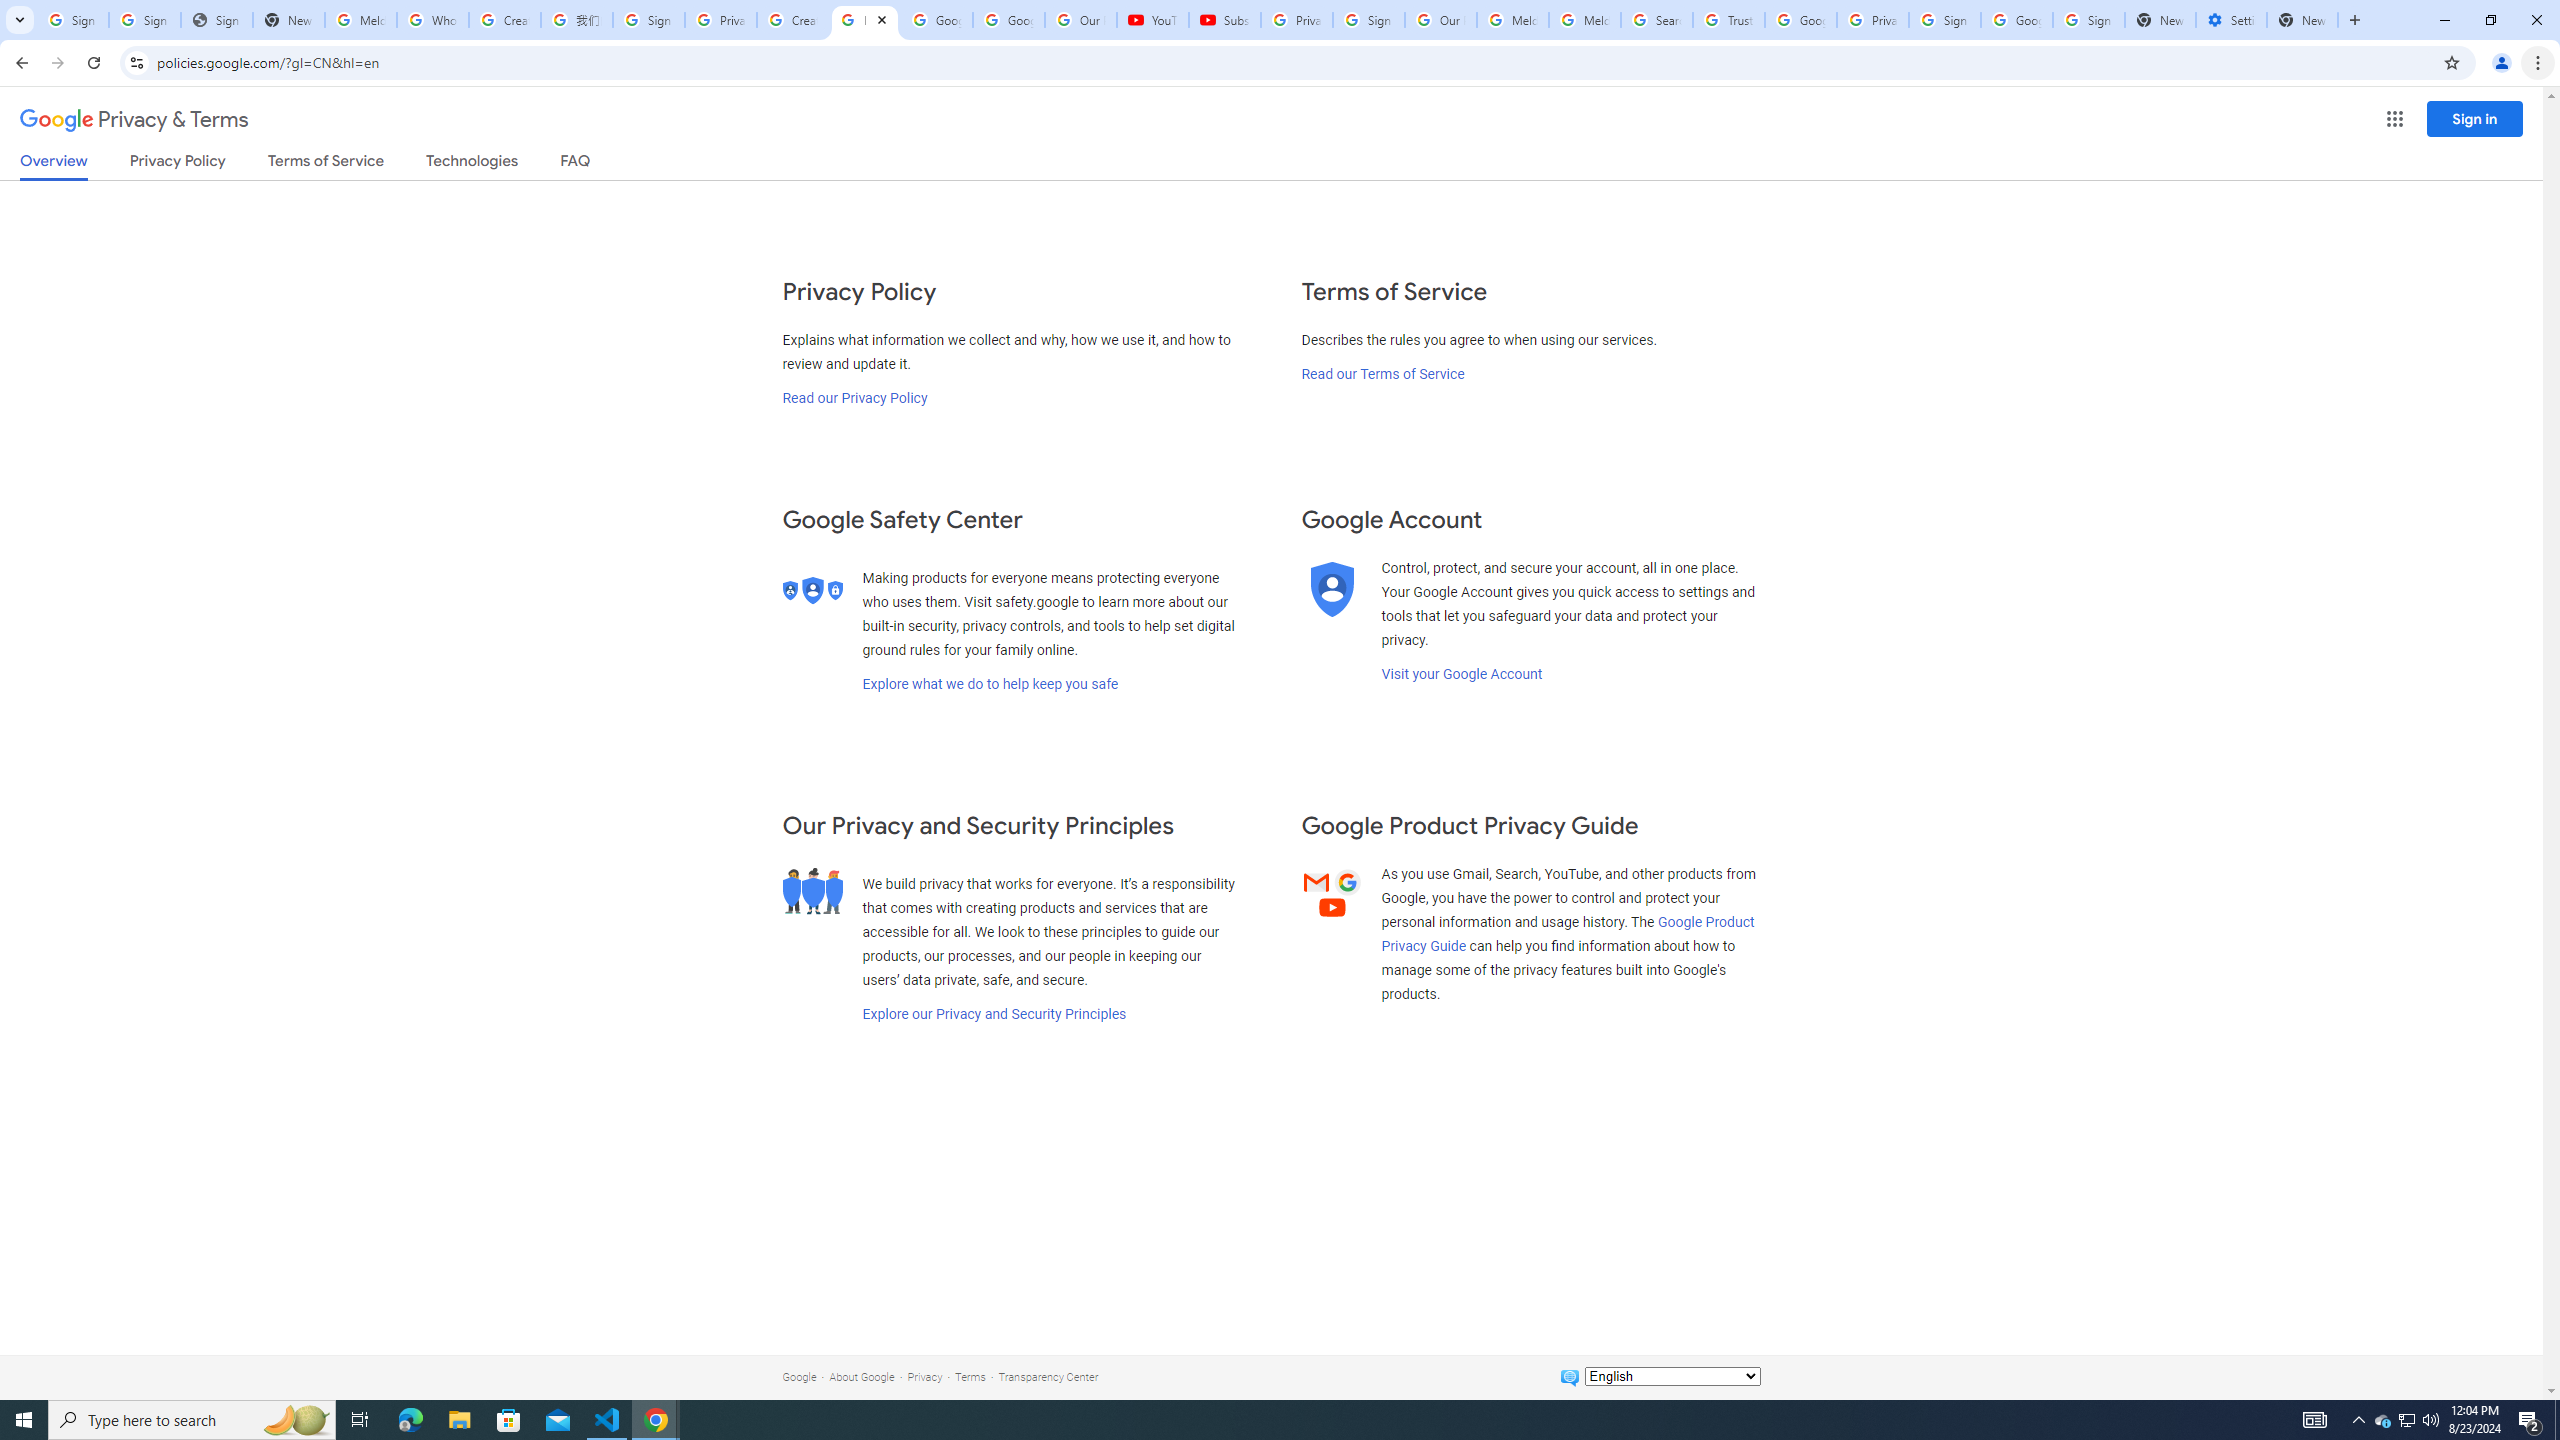 The height and width of the screenshot is (1440, 2560). Describe the element at coordinates (1460, 673) in the screenshot. I see `'Visit your Google Account'` at that location.